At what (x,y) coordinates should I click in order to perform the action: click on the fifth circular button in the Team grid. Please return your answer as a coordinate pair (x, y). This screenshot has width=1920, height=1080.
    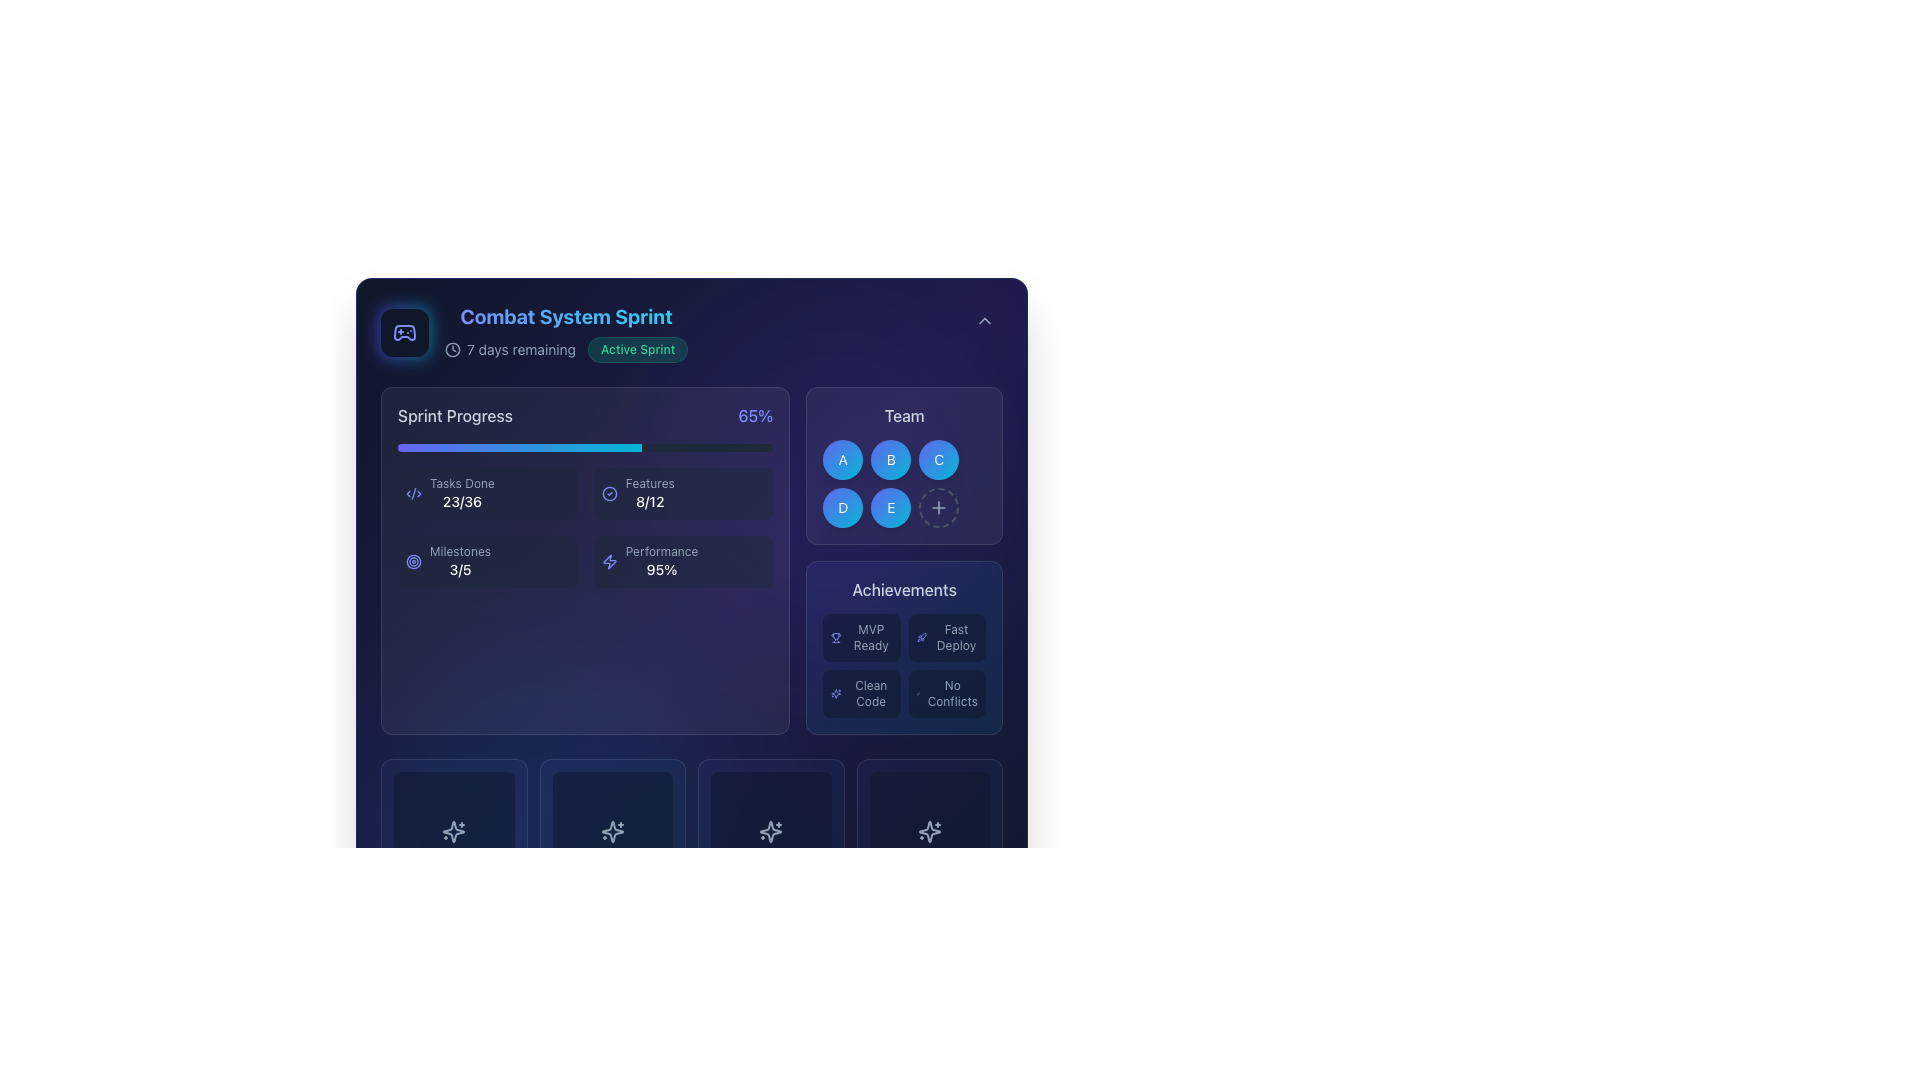
    Looking at the image, I should click on (903, 483).